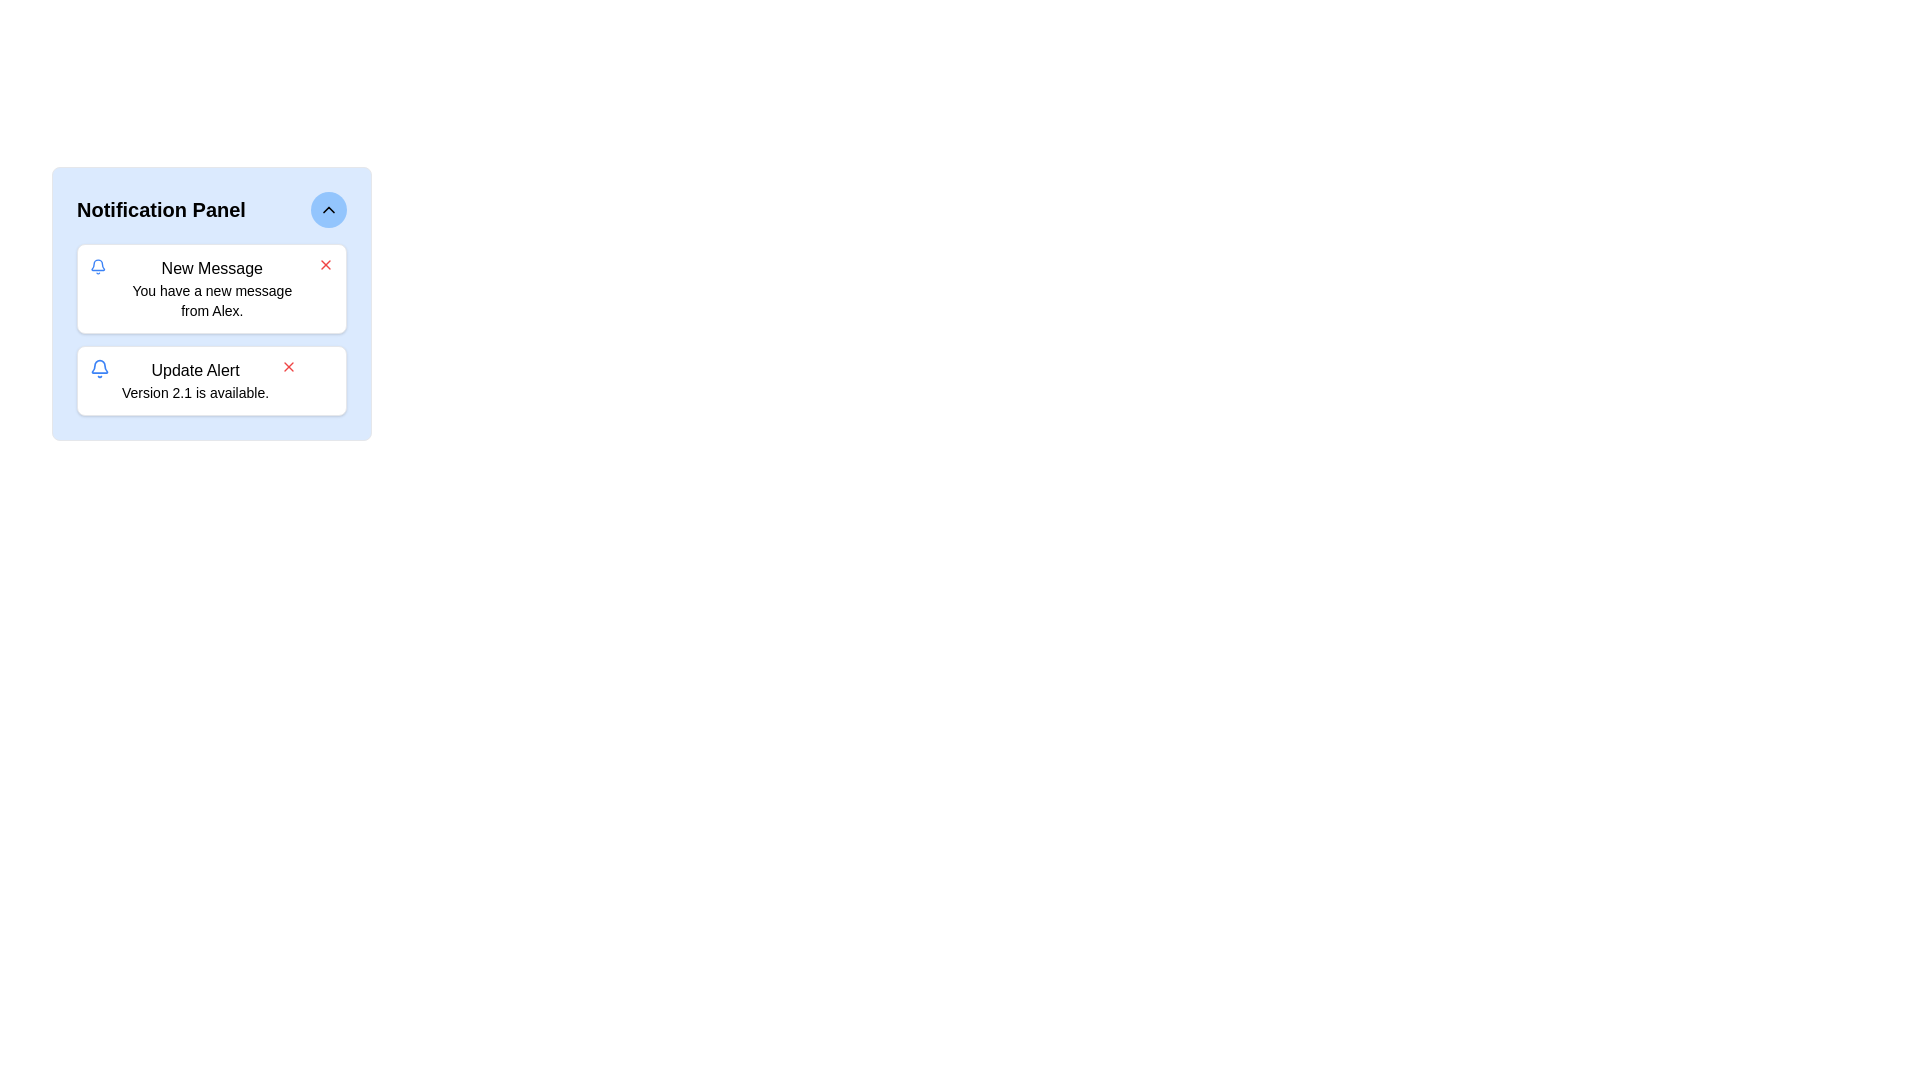 This screenshot has height=1080, width=1920. I want to click on the bell icon located at the top-left corner of the notification card indicating a new message from Alex for potential interaction, so click(97, 265).